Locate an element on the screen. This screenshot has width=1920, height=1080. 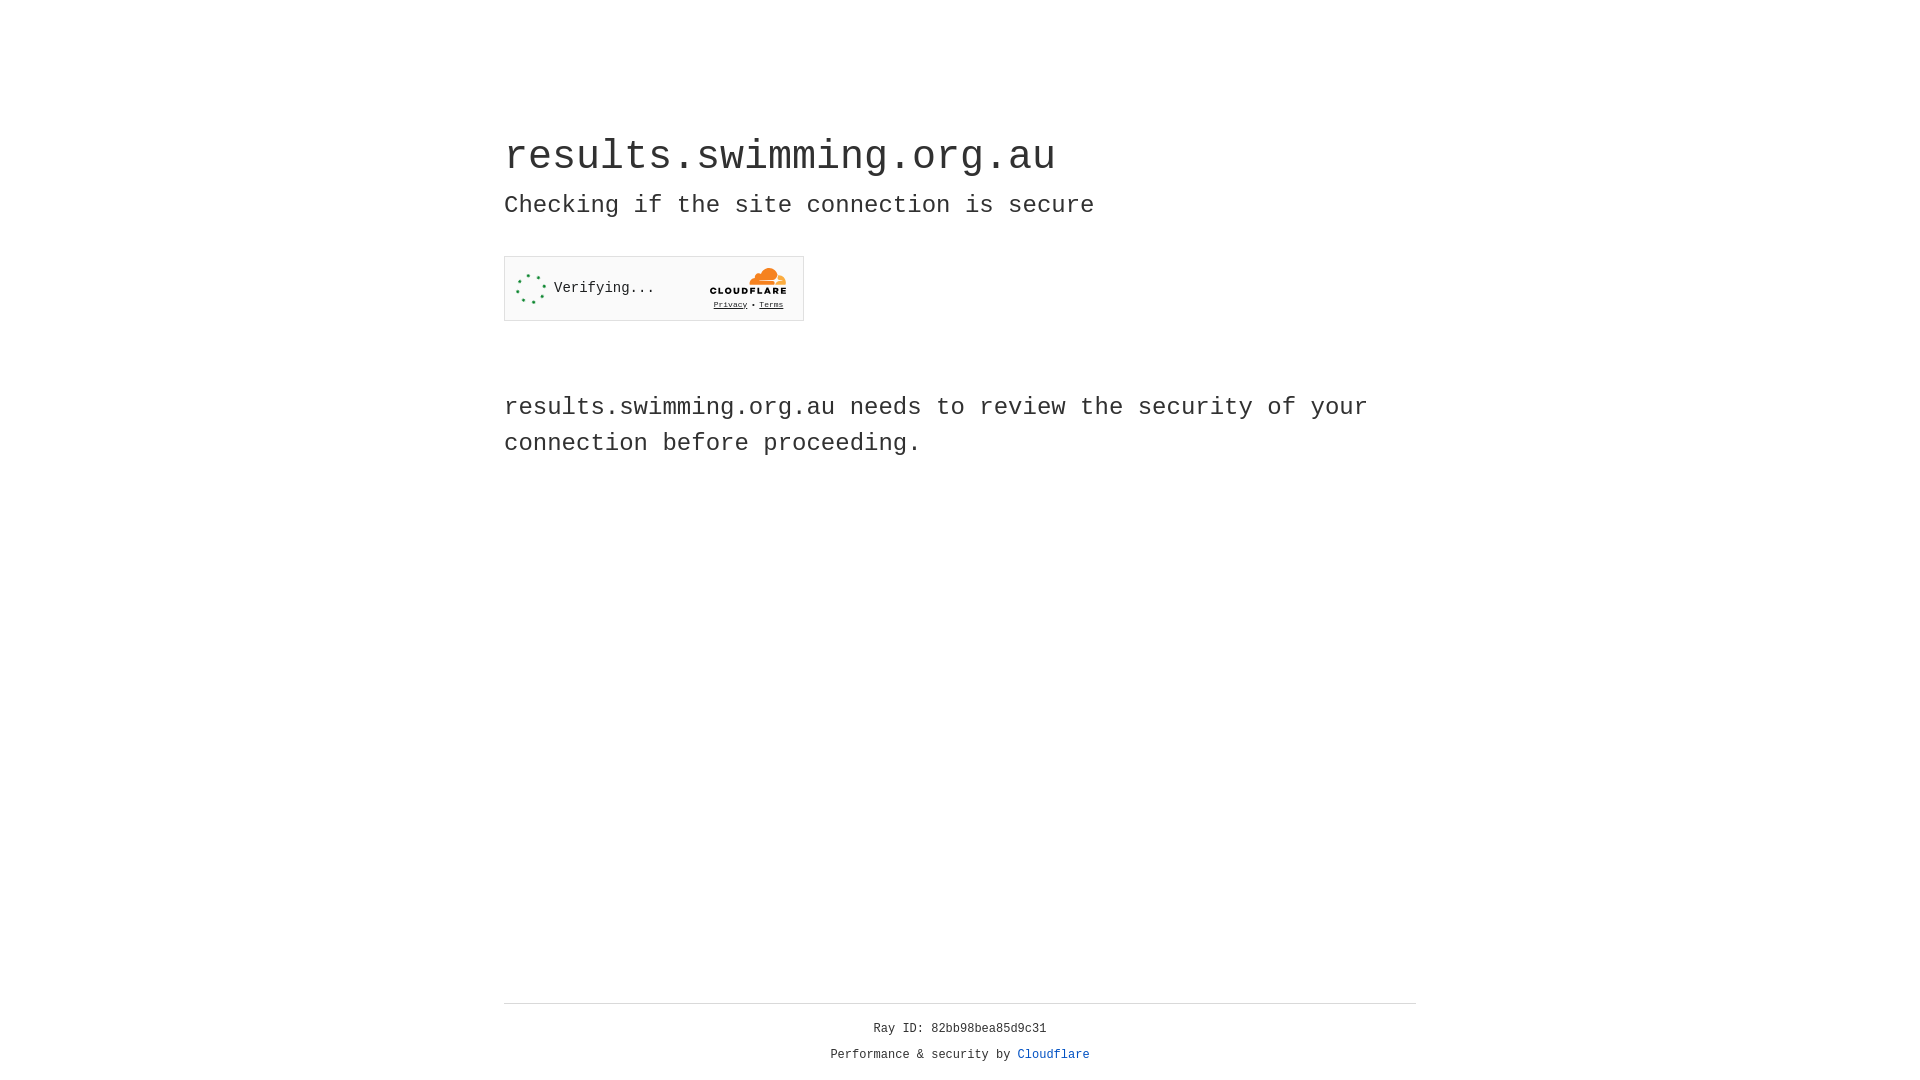
'Widget containing a Cloudflare security challenge' is located at coordinates (653, 288).